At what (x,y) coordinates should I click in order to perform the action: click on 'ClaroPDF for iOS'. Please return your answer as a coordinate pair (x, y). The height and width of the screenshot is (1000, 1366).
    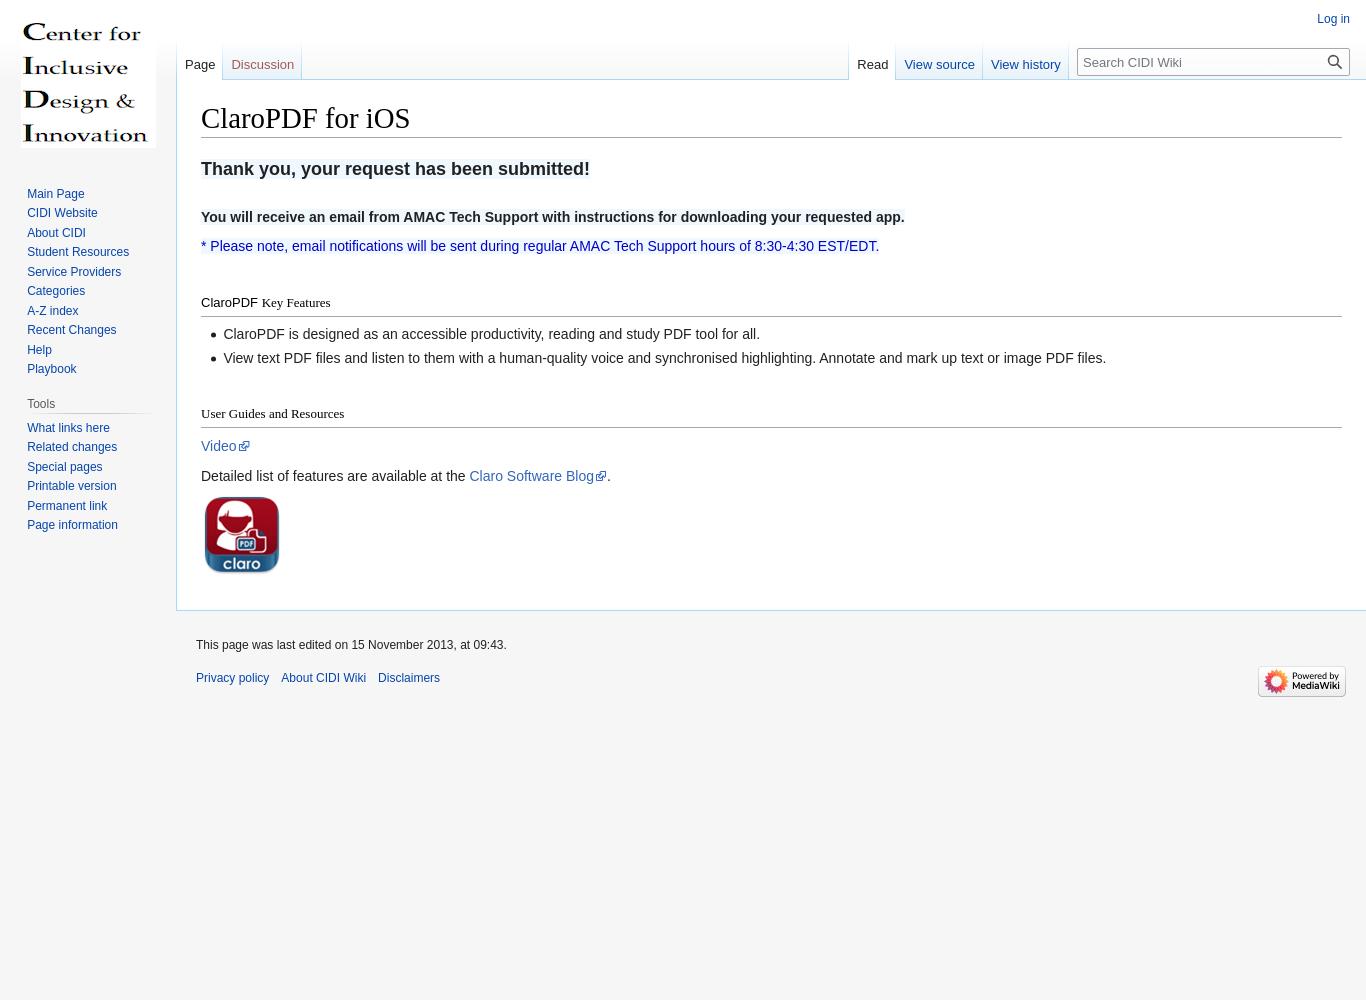
    Looking at the image, I should click on (305, 117).